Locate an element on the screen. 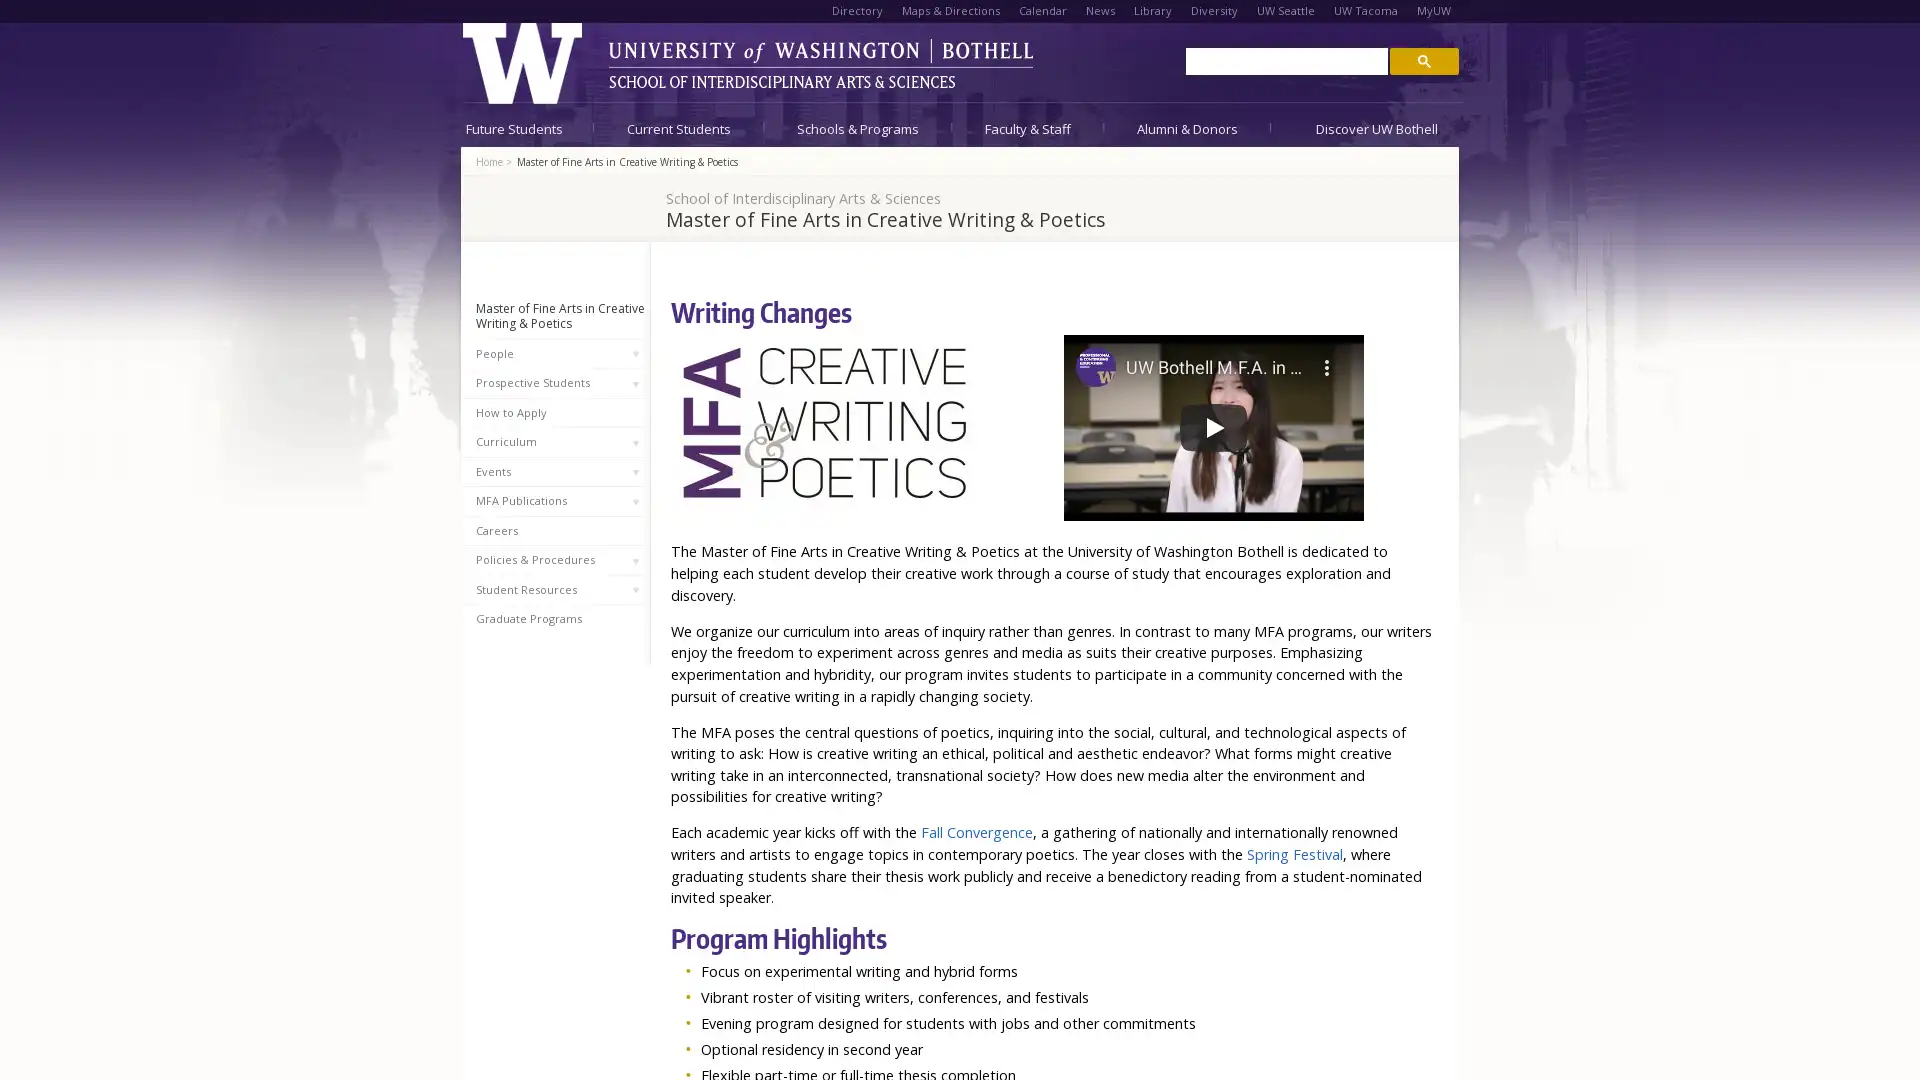 The height and width of the screenshot is (1080, 1920). MFA Publications Submenu is located at coordinates (635, 500).